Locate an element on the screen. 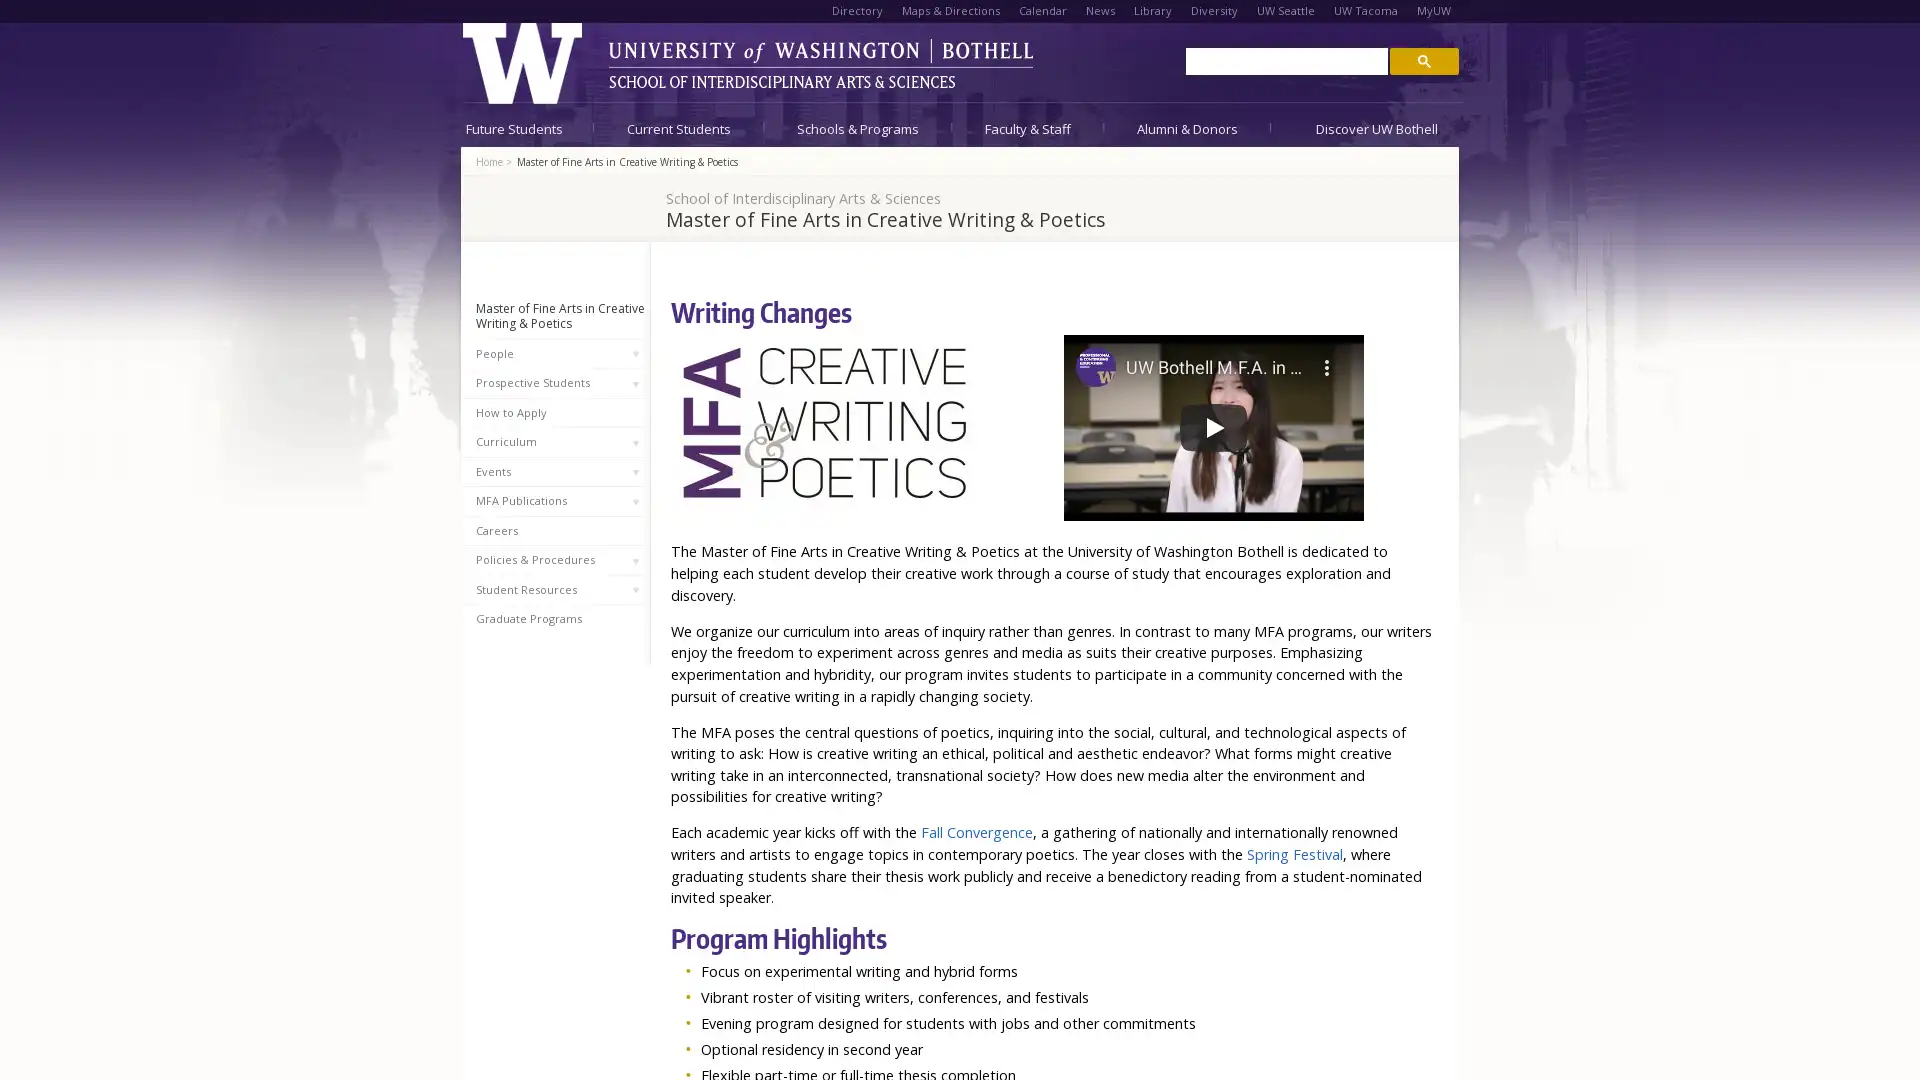 The height and width of the screenshot is (1080, 1920). MFA Publications Submenu is located at coordinates (635, 500).